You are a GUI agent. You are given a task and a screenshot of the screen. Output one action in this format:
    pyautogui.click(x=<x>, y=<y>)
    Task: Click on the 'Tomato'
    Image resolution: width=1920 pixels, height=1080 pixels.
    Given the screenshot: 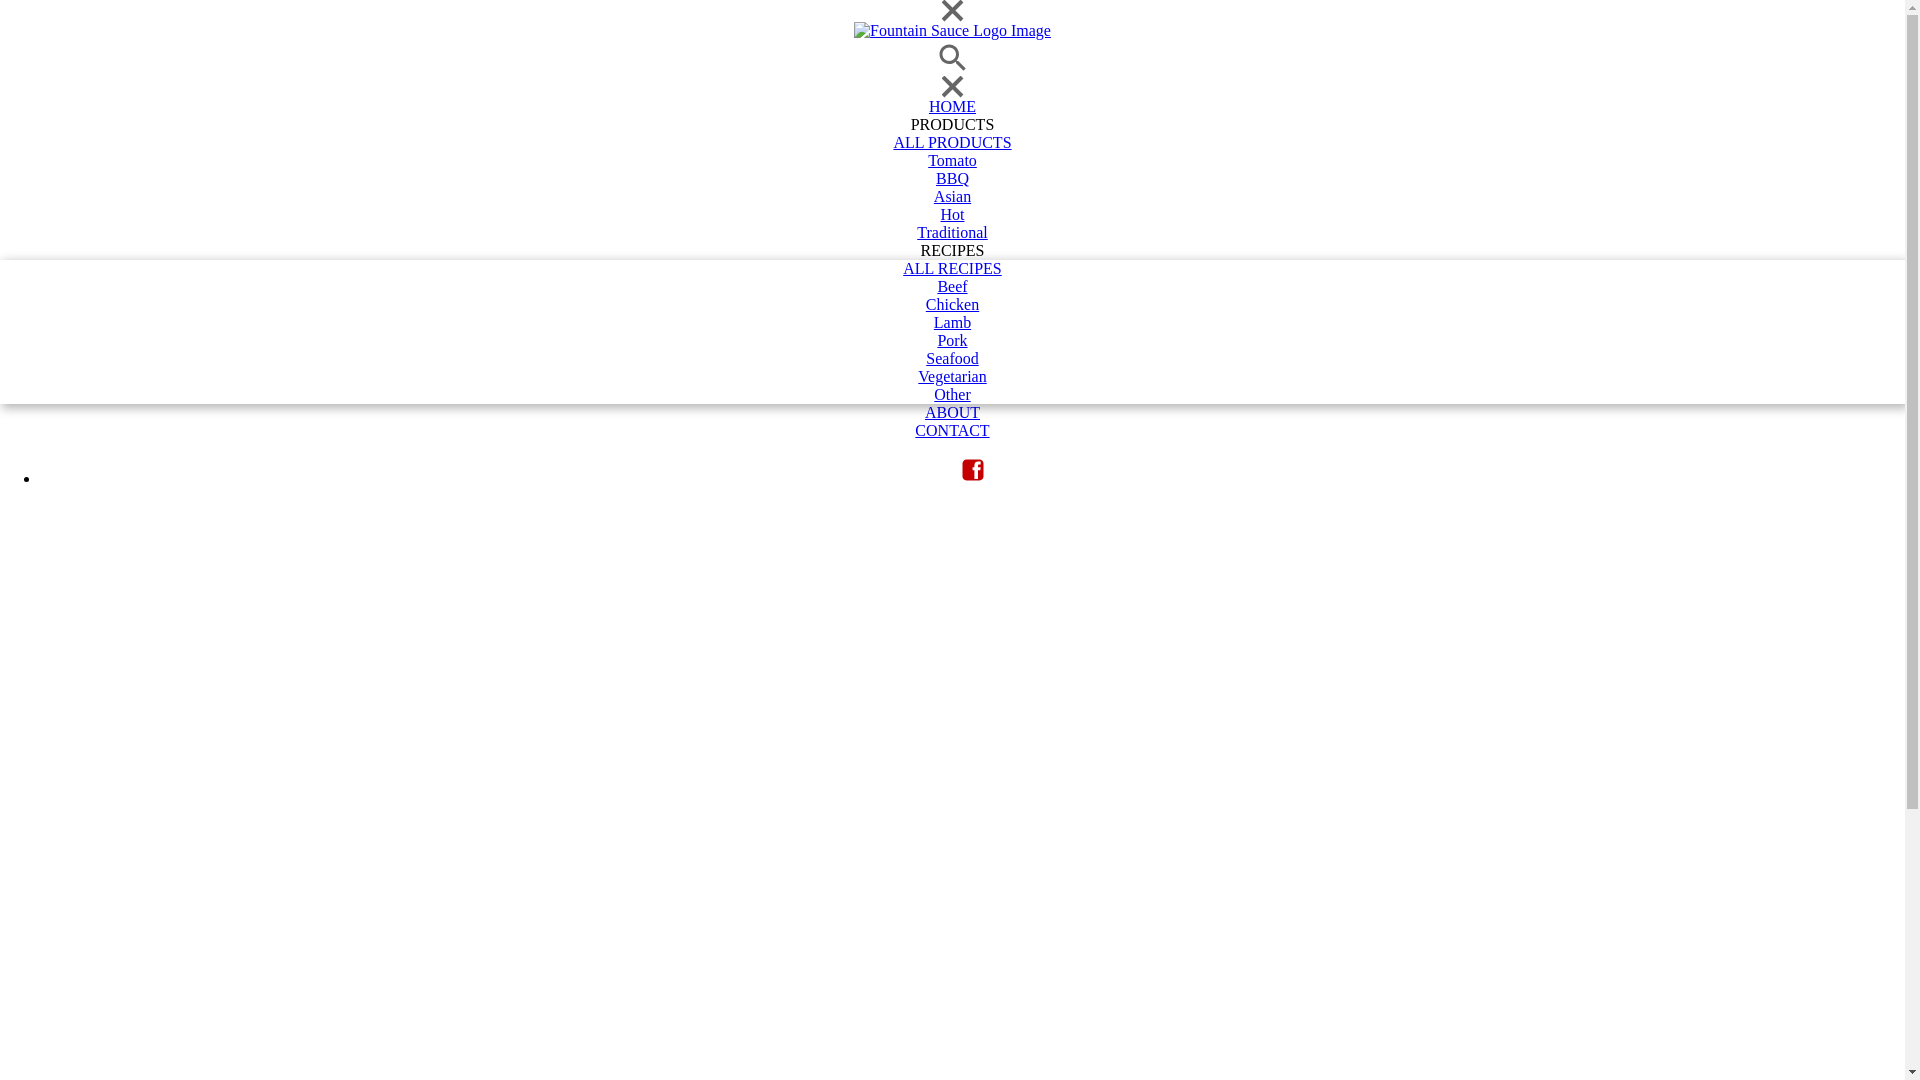 What is the action you would take?
    pyautogui.click(x=951, y=160)
    